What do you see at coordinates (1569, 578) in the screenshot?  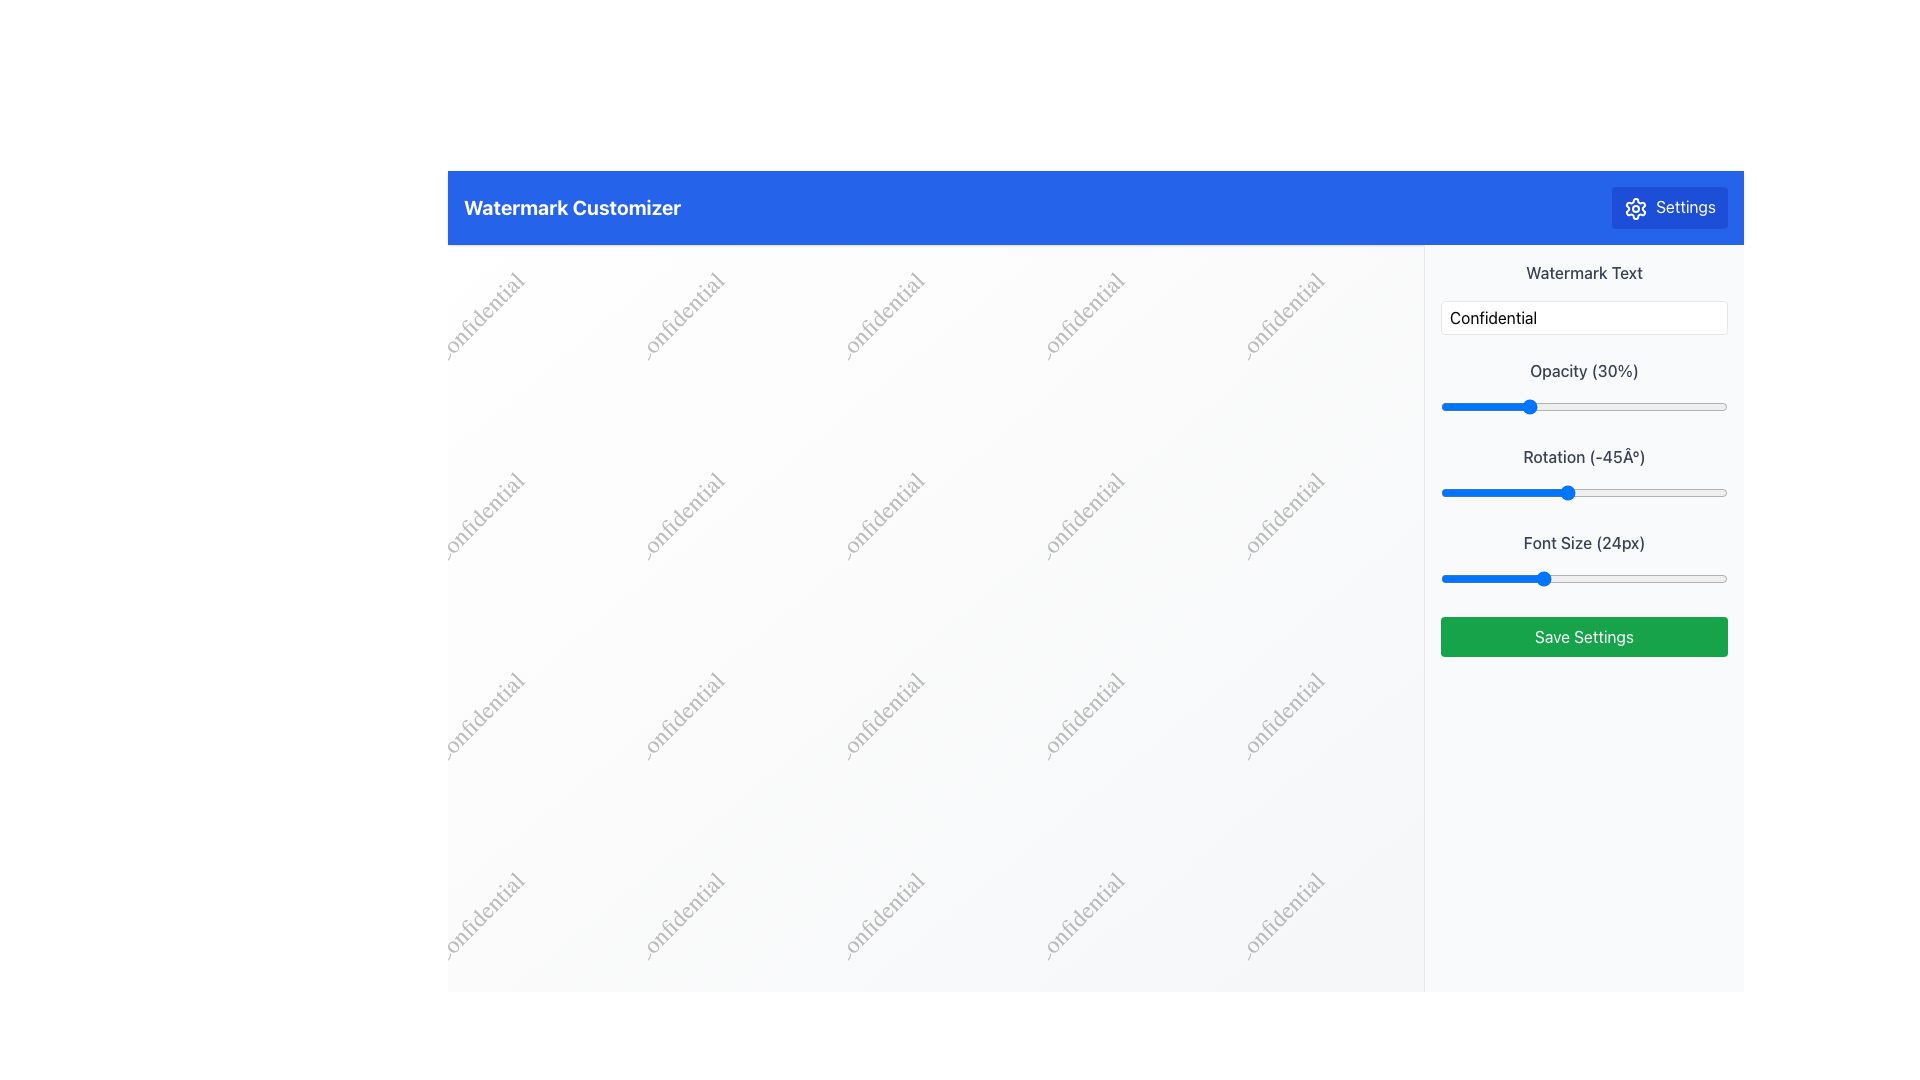 I see `the font size` at bounding box center [1569, 578].